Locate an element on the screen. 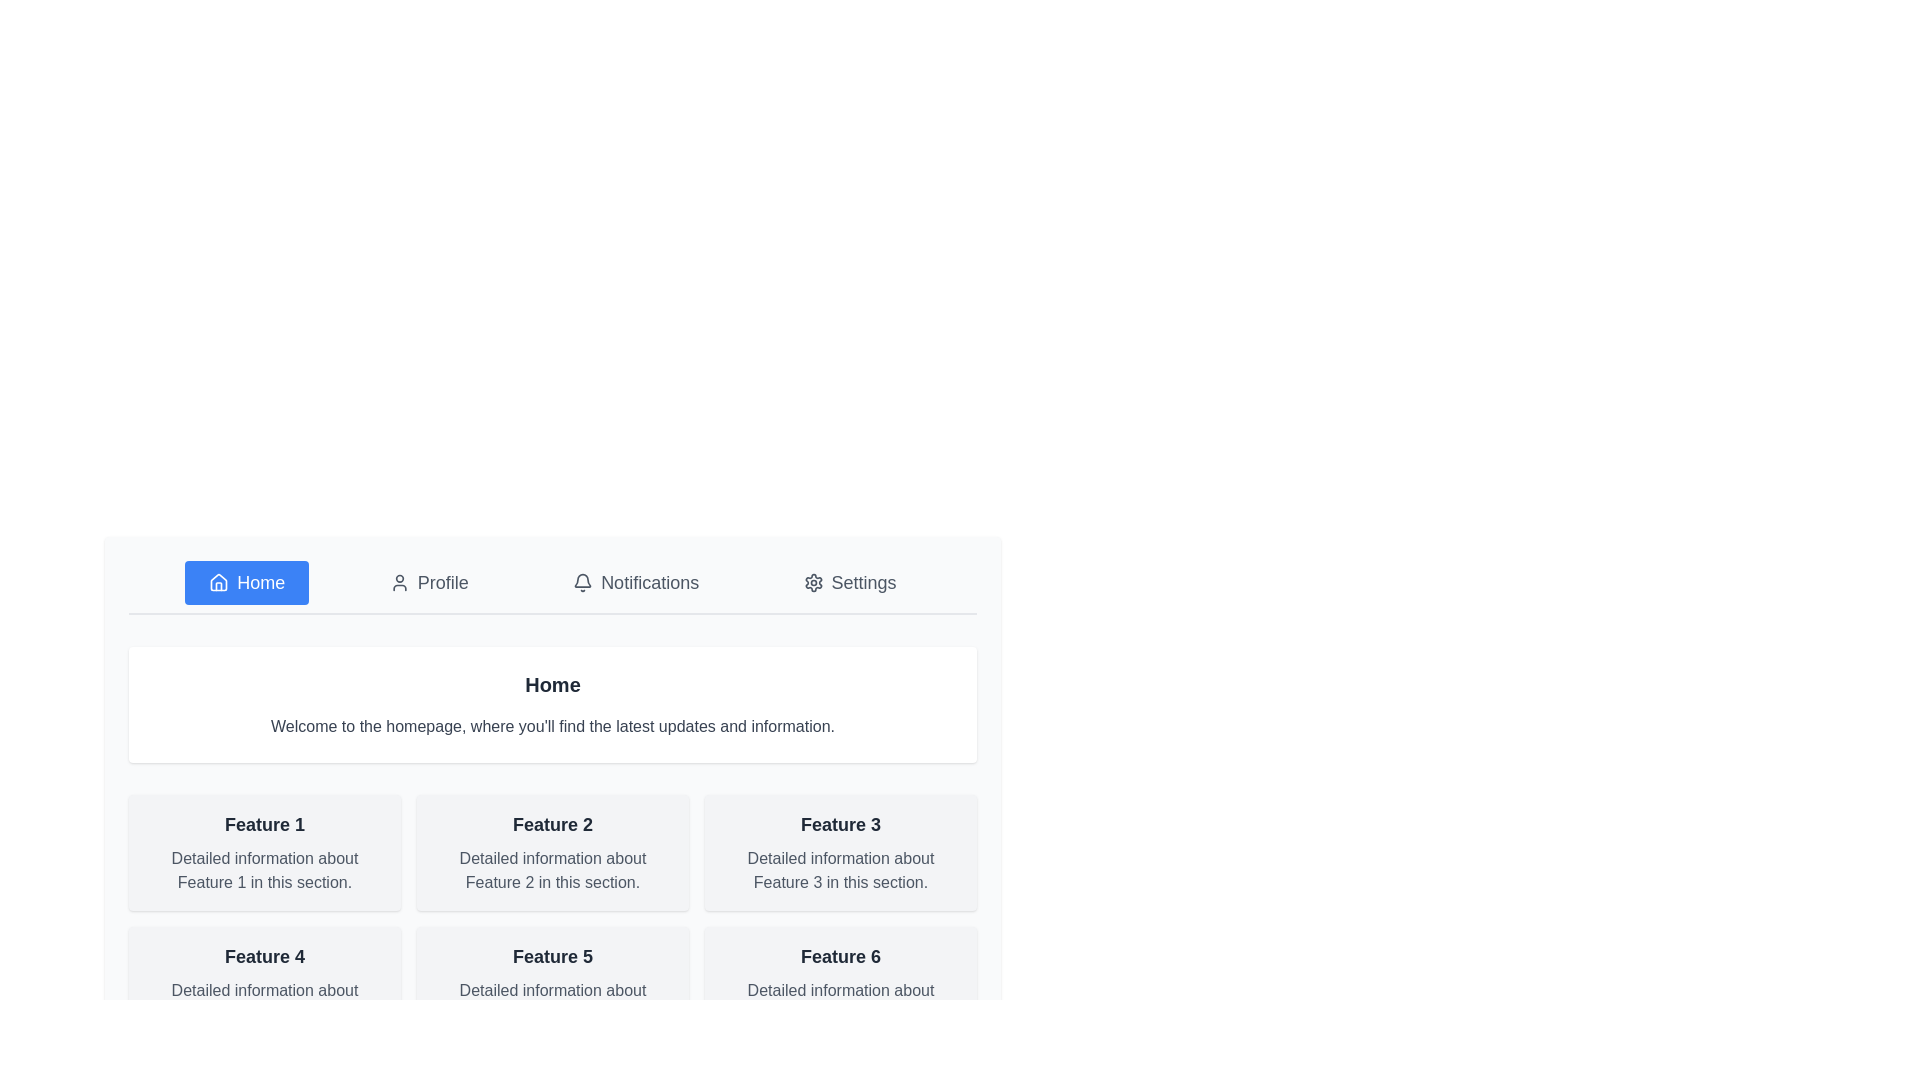 The width and height of the screenshot is (1920, 1080). the descriptive text label for 'Feature 6', located in the last row of the grid system, below its sibling text element 'Feature 6' is located at coordinates (840, 1002).